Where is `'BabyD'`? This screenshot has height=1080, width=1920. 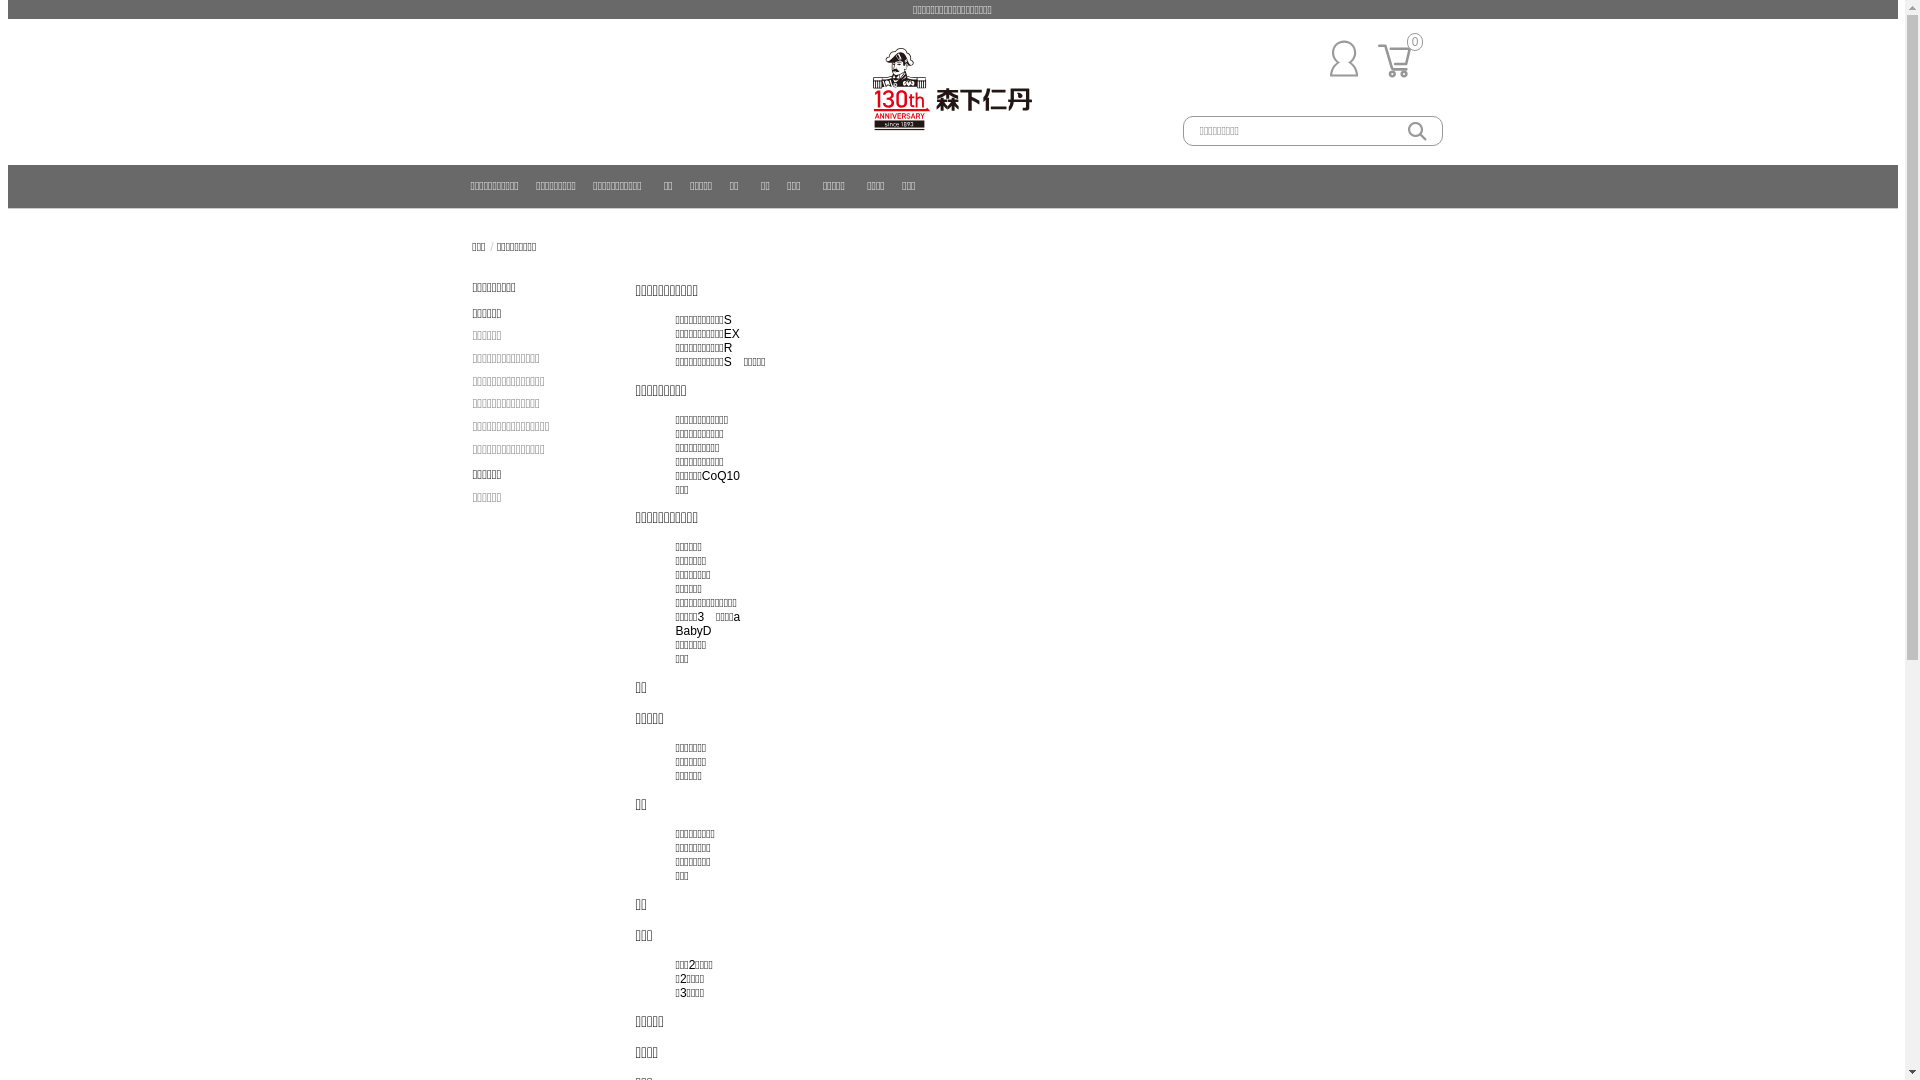 'BabyD' is located at coordinates (694, 631).